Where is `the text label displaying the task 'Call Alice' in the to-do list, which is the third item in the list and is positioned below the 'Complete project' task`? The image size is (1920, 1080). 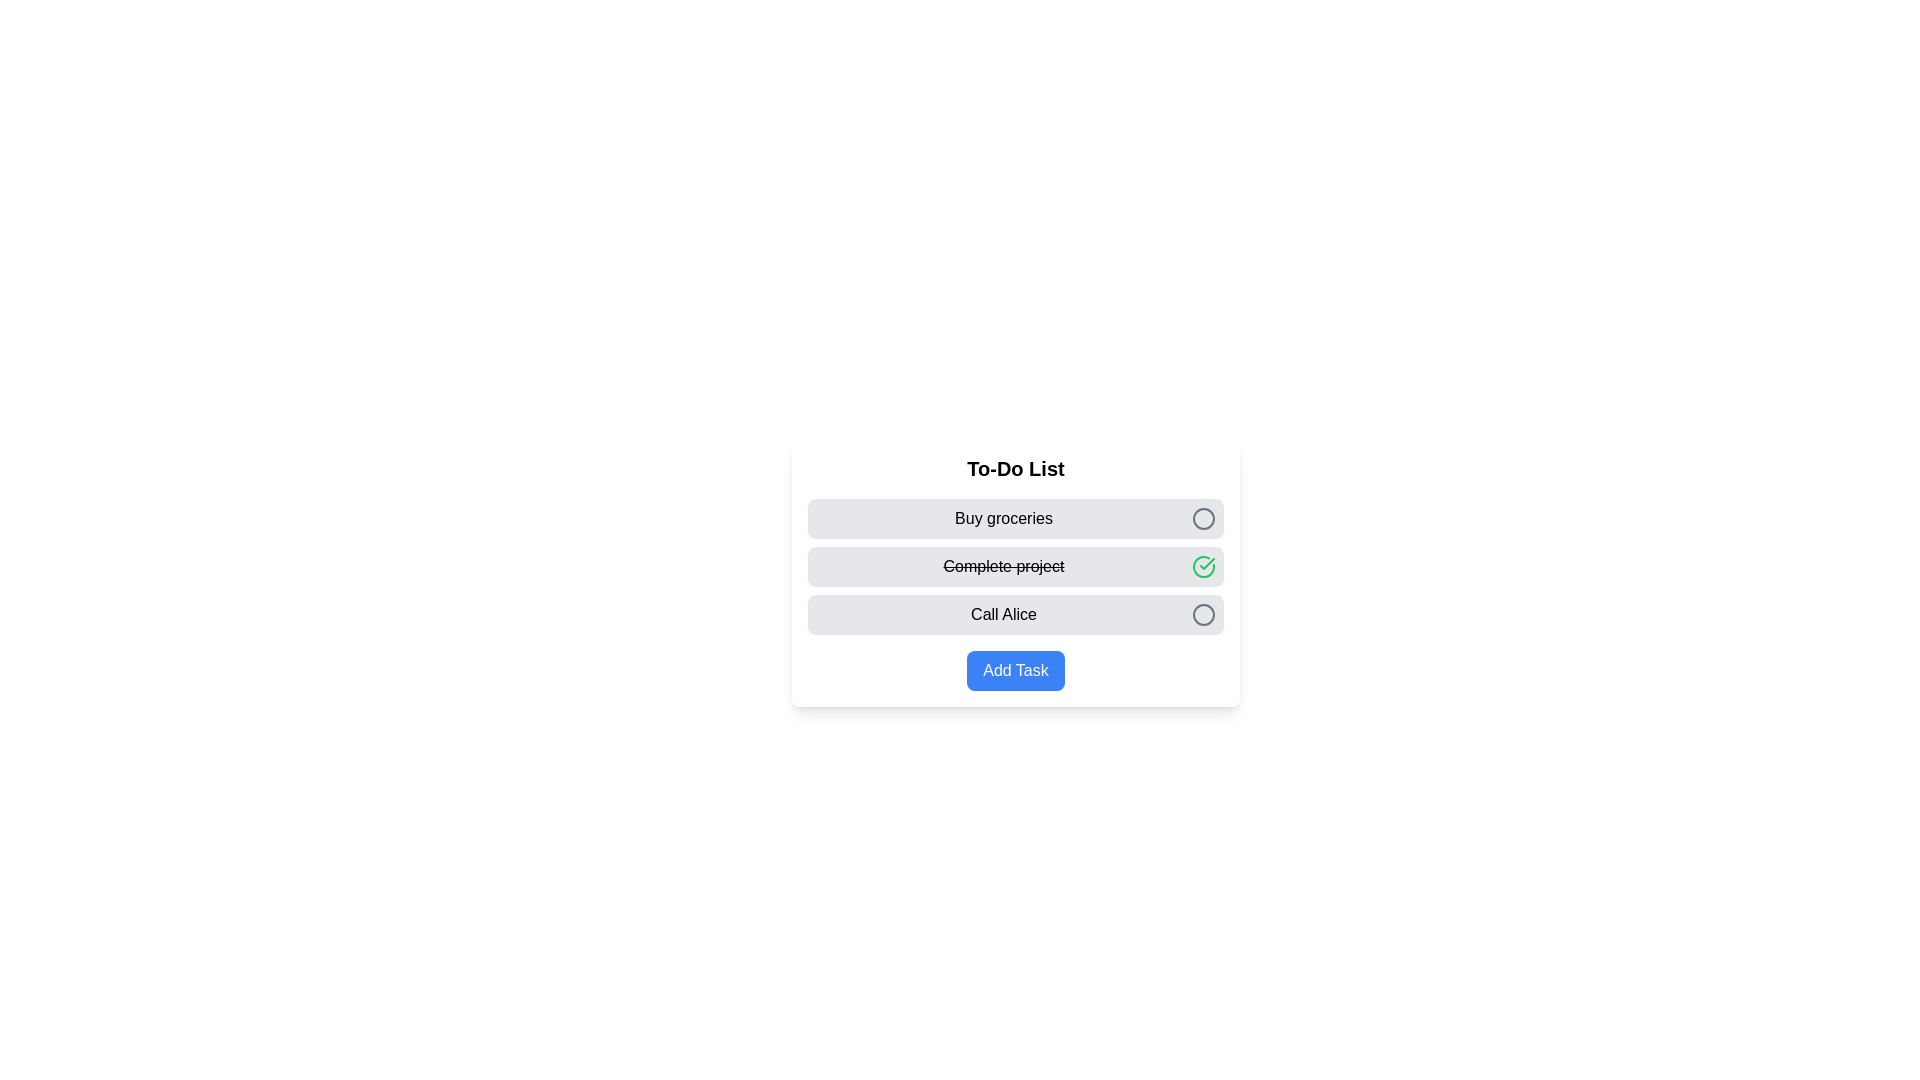 the text label displaying the task 'Call Alice' in the to-do list, which is the third item in the list and is positioned below the 'Complete project' task is located at coordinates (1003, 613).